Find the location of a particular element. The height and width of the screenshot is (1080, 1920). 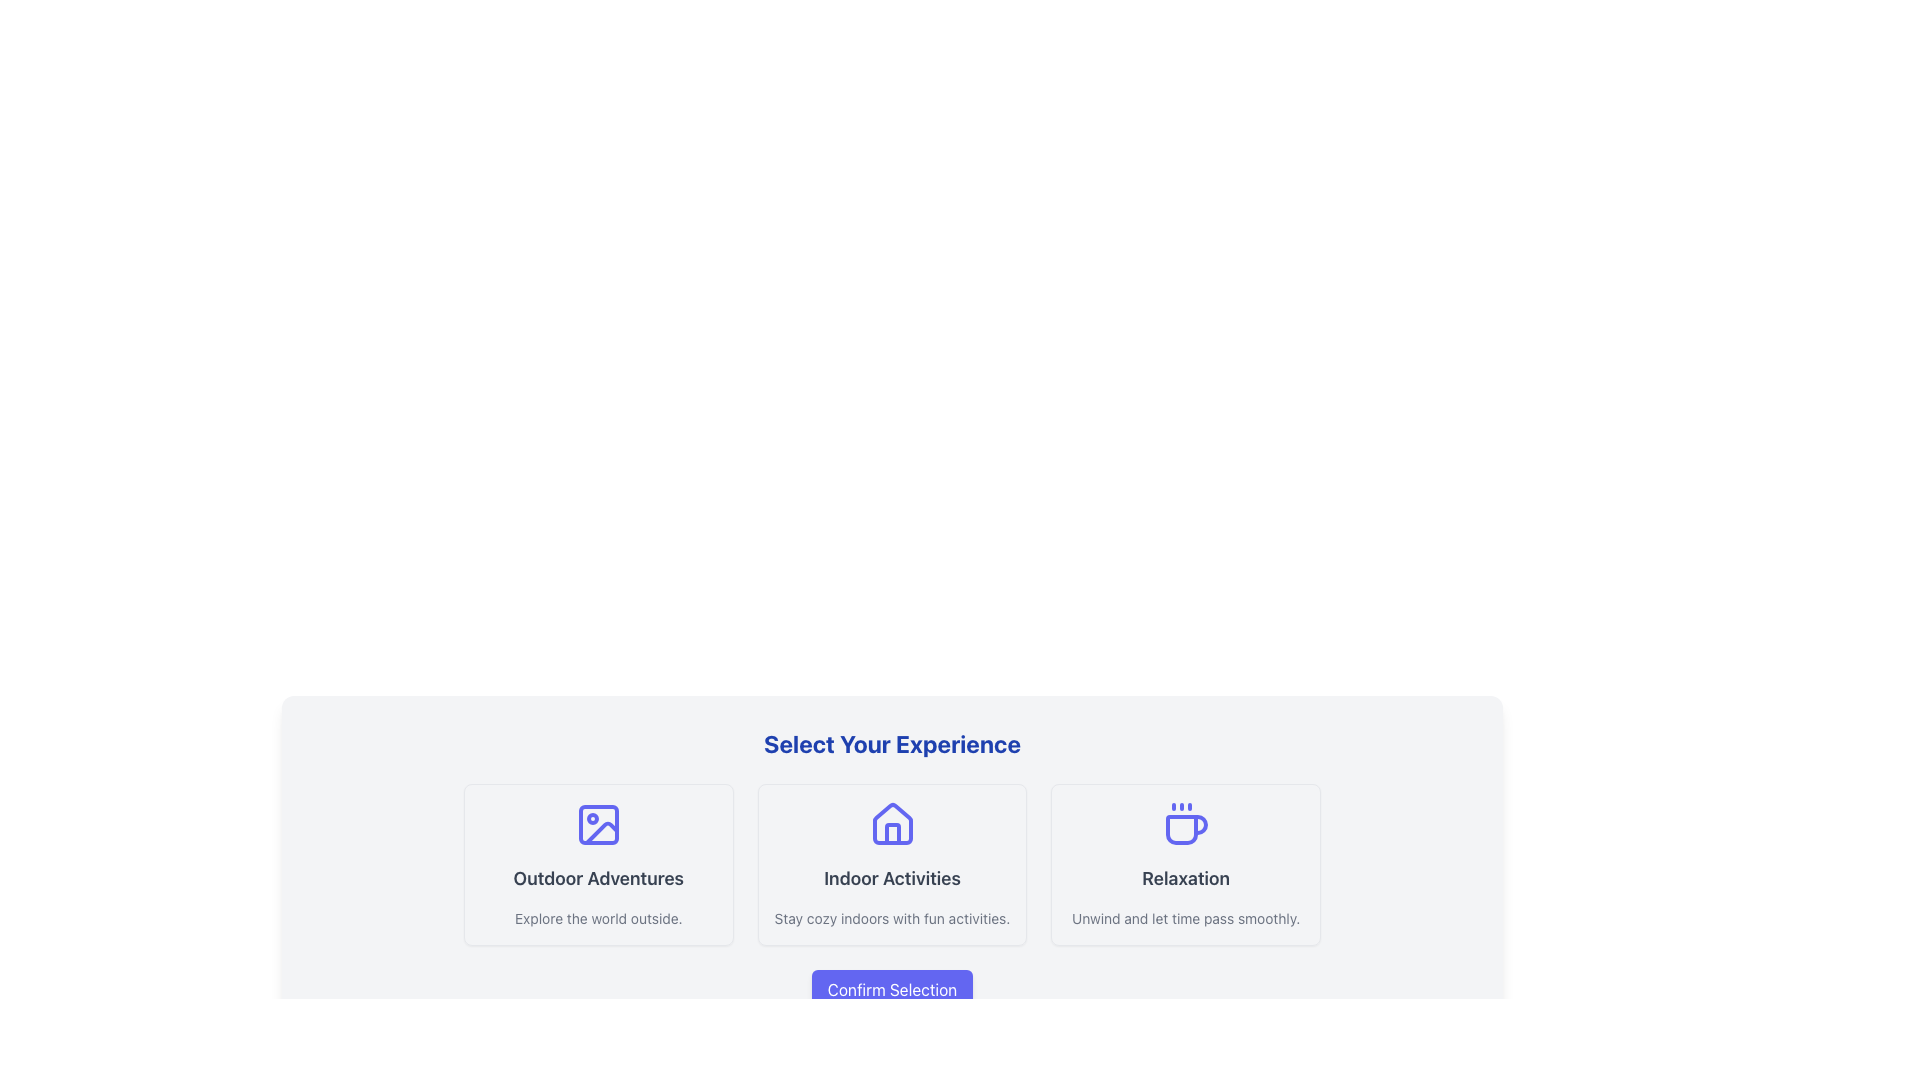

descriptive text 'Explore the world outside.' which is styled in gray and positioned under the heading 'Outdoor Adventures' is located at coordinates (597, 918).